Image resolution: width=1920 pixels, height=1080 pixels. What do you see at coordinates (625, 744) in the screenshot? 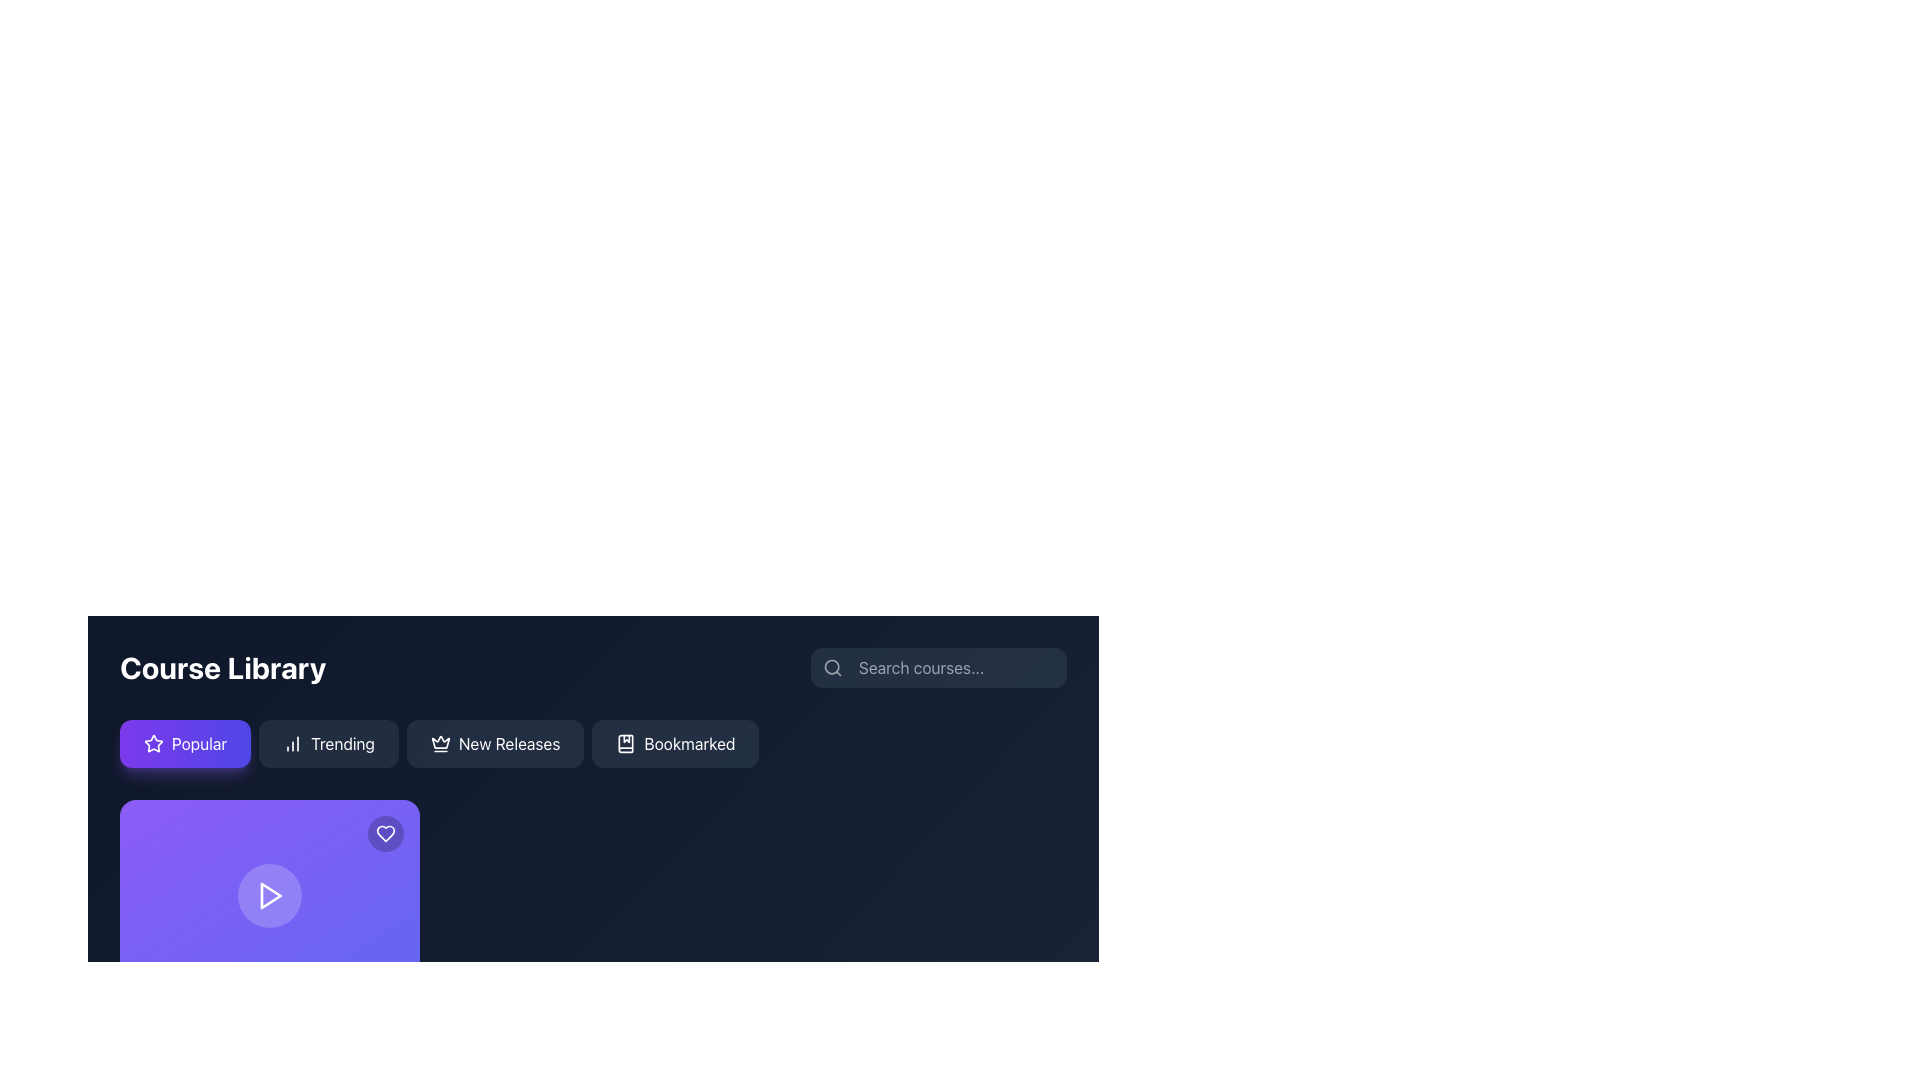
I see `the bookmarked icon located to the left of the text label 'Bookmarked' in the button group at the top of the interface` at bounding box center [625, 744].